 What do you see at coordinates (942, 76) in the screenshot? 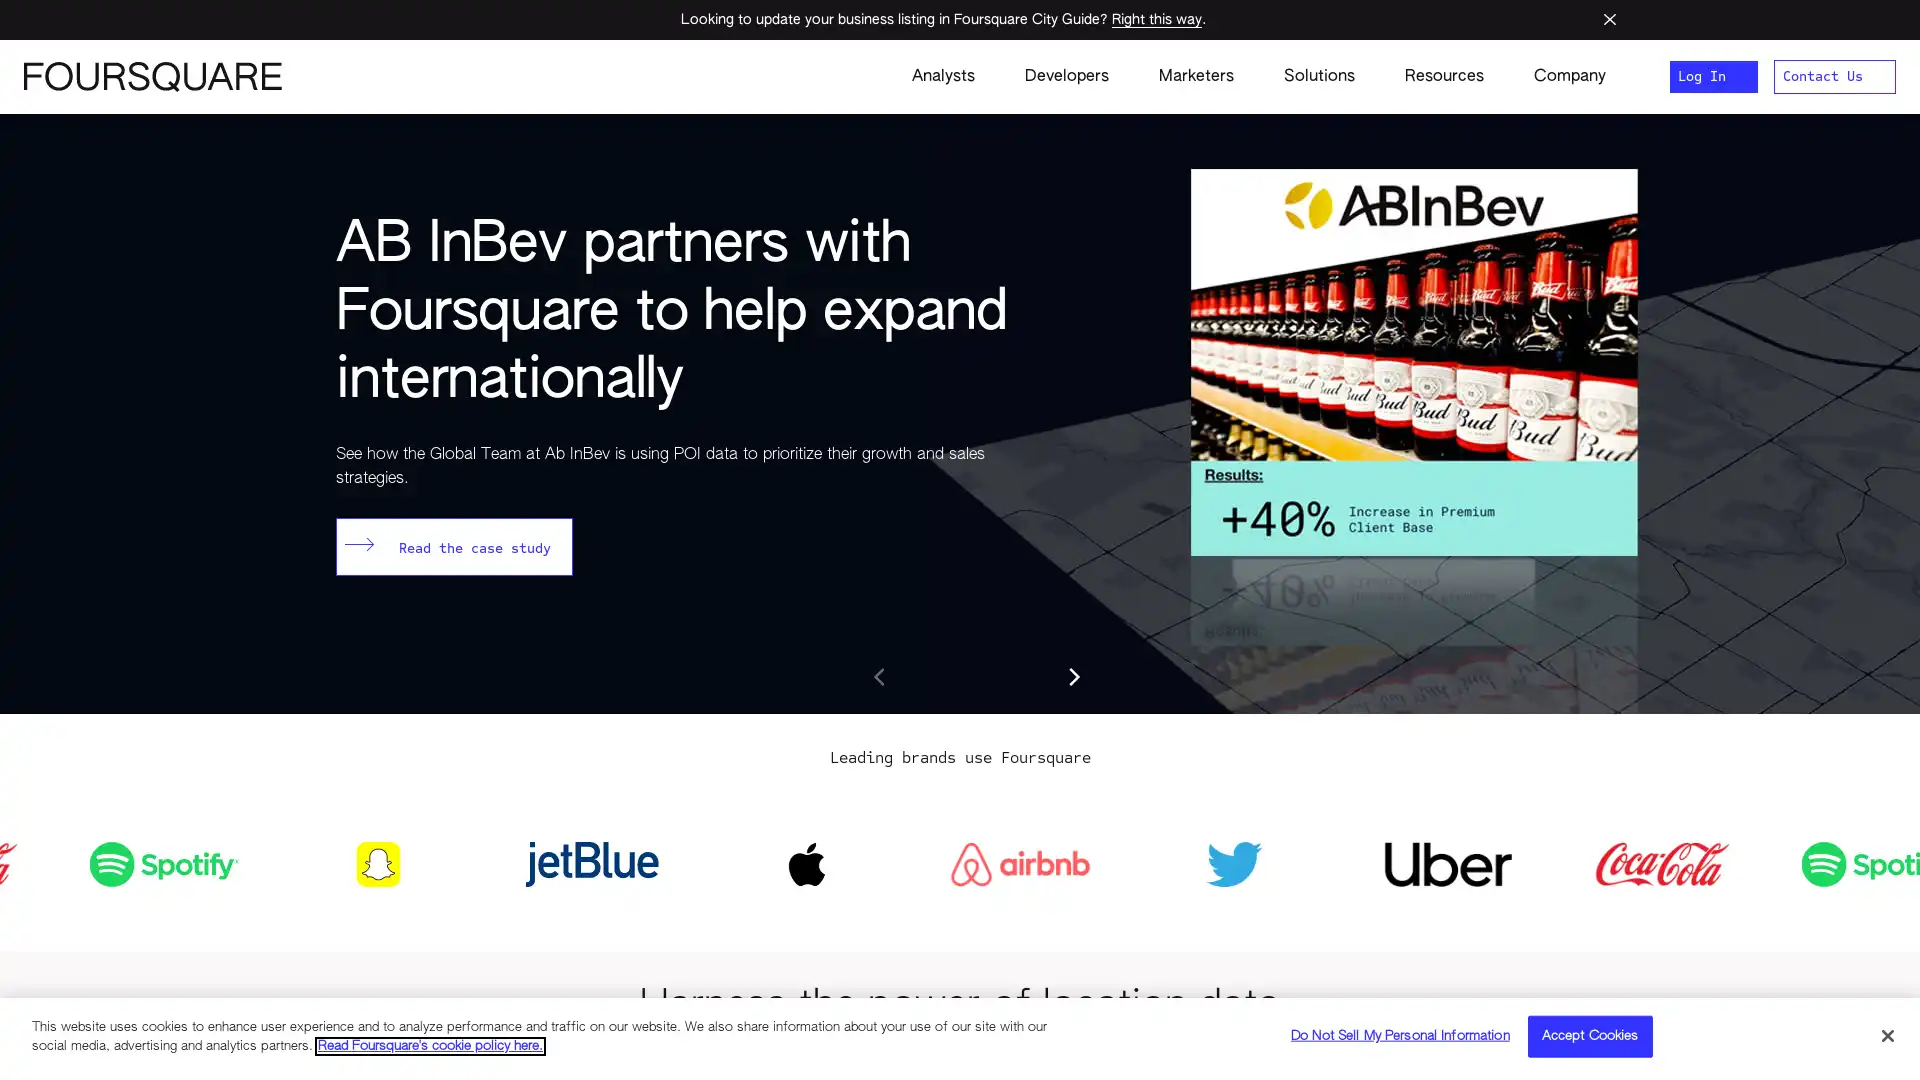
I see `Analysts` at bounding box center [942, 76].